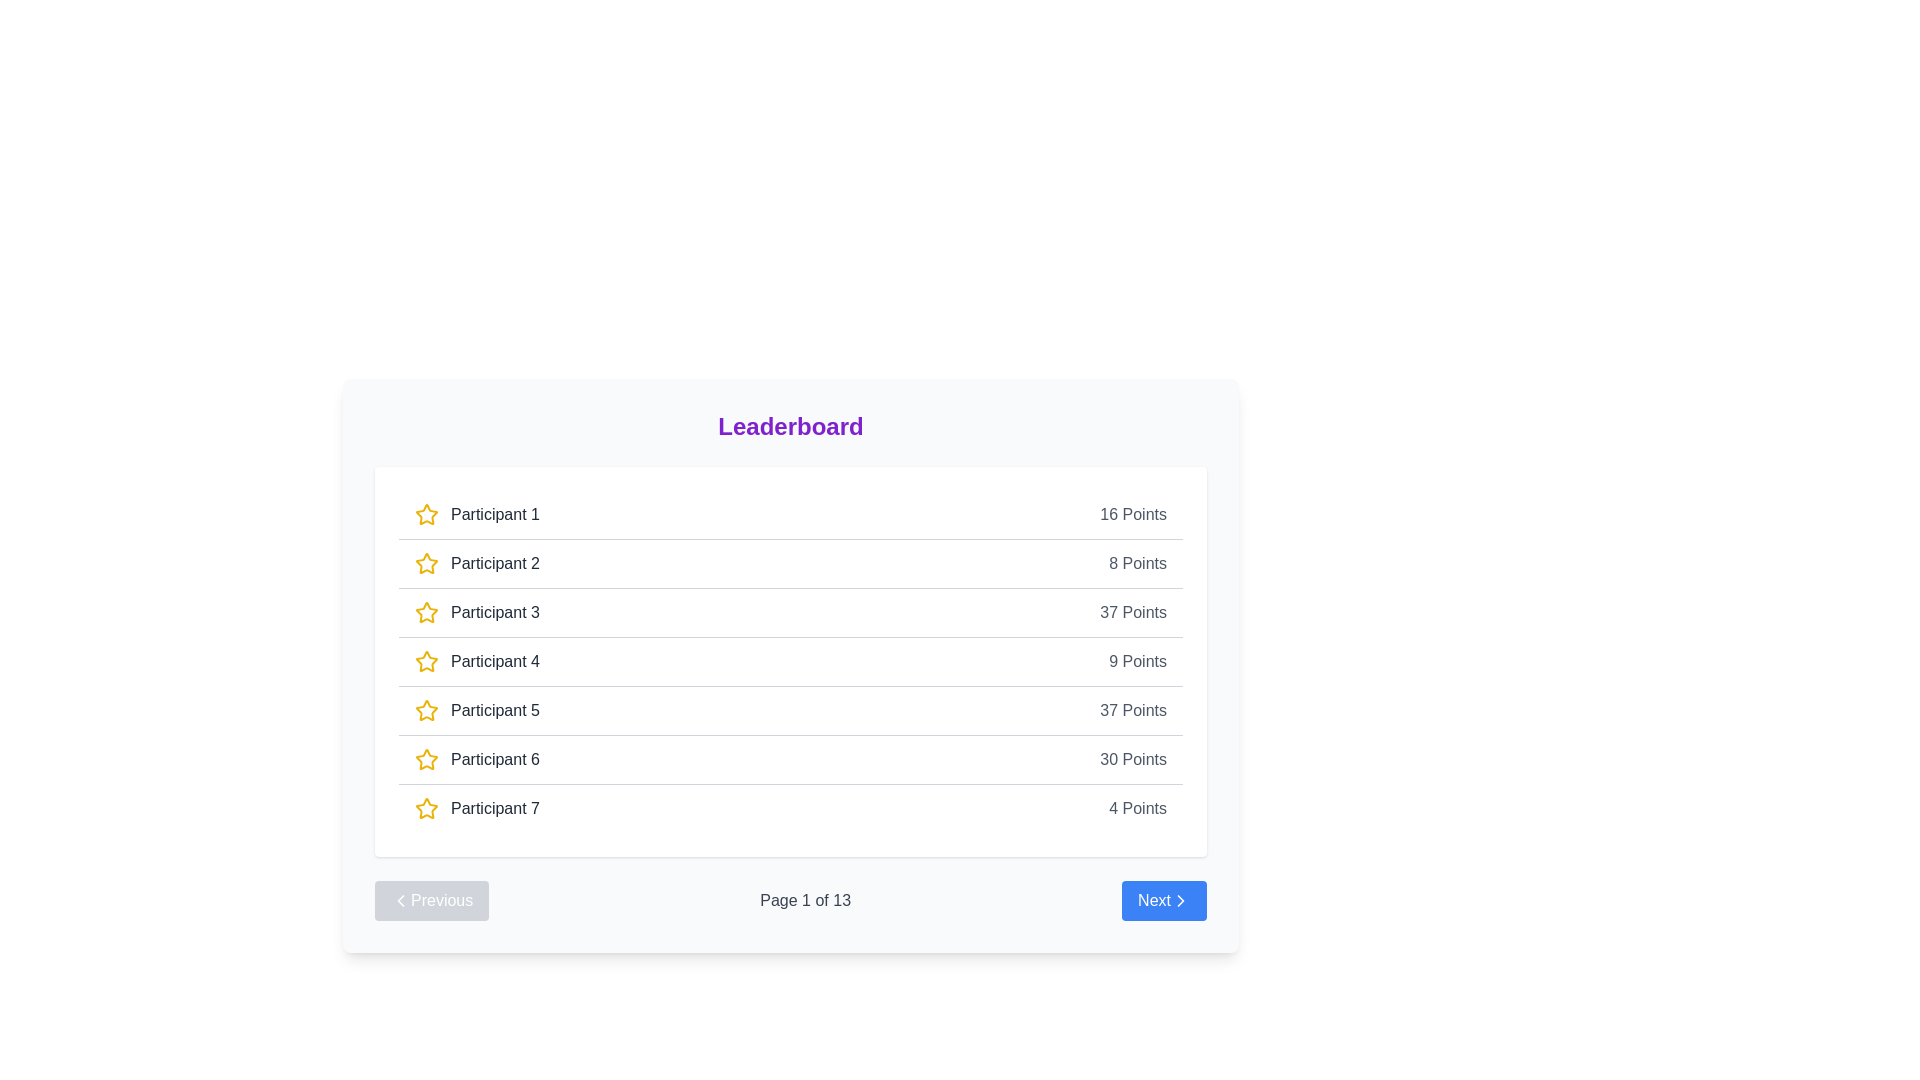  I want to click on the score of 'Participant 5' in the fifth row of the leaderboard list, which displays '37 Points', so click(790, 709).